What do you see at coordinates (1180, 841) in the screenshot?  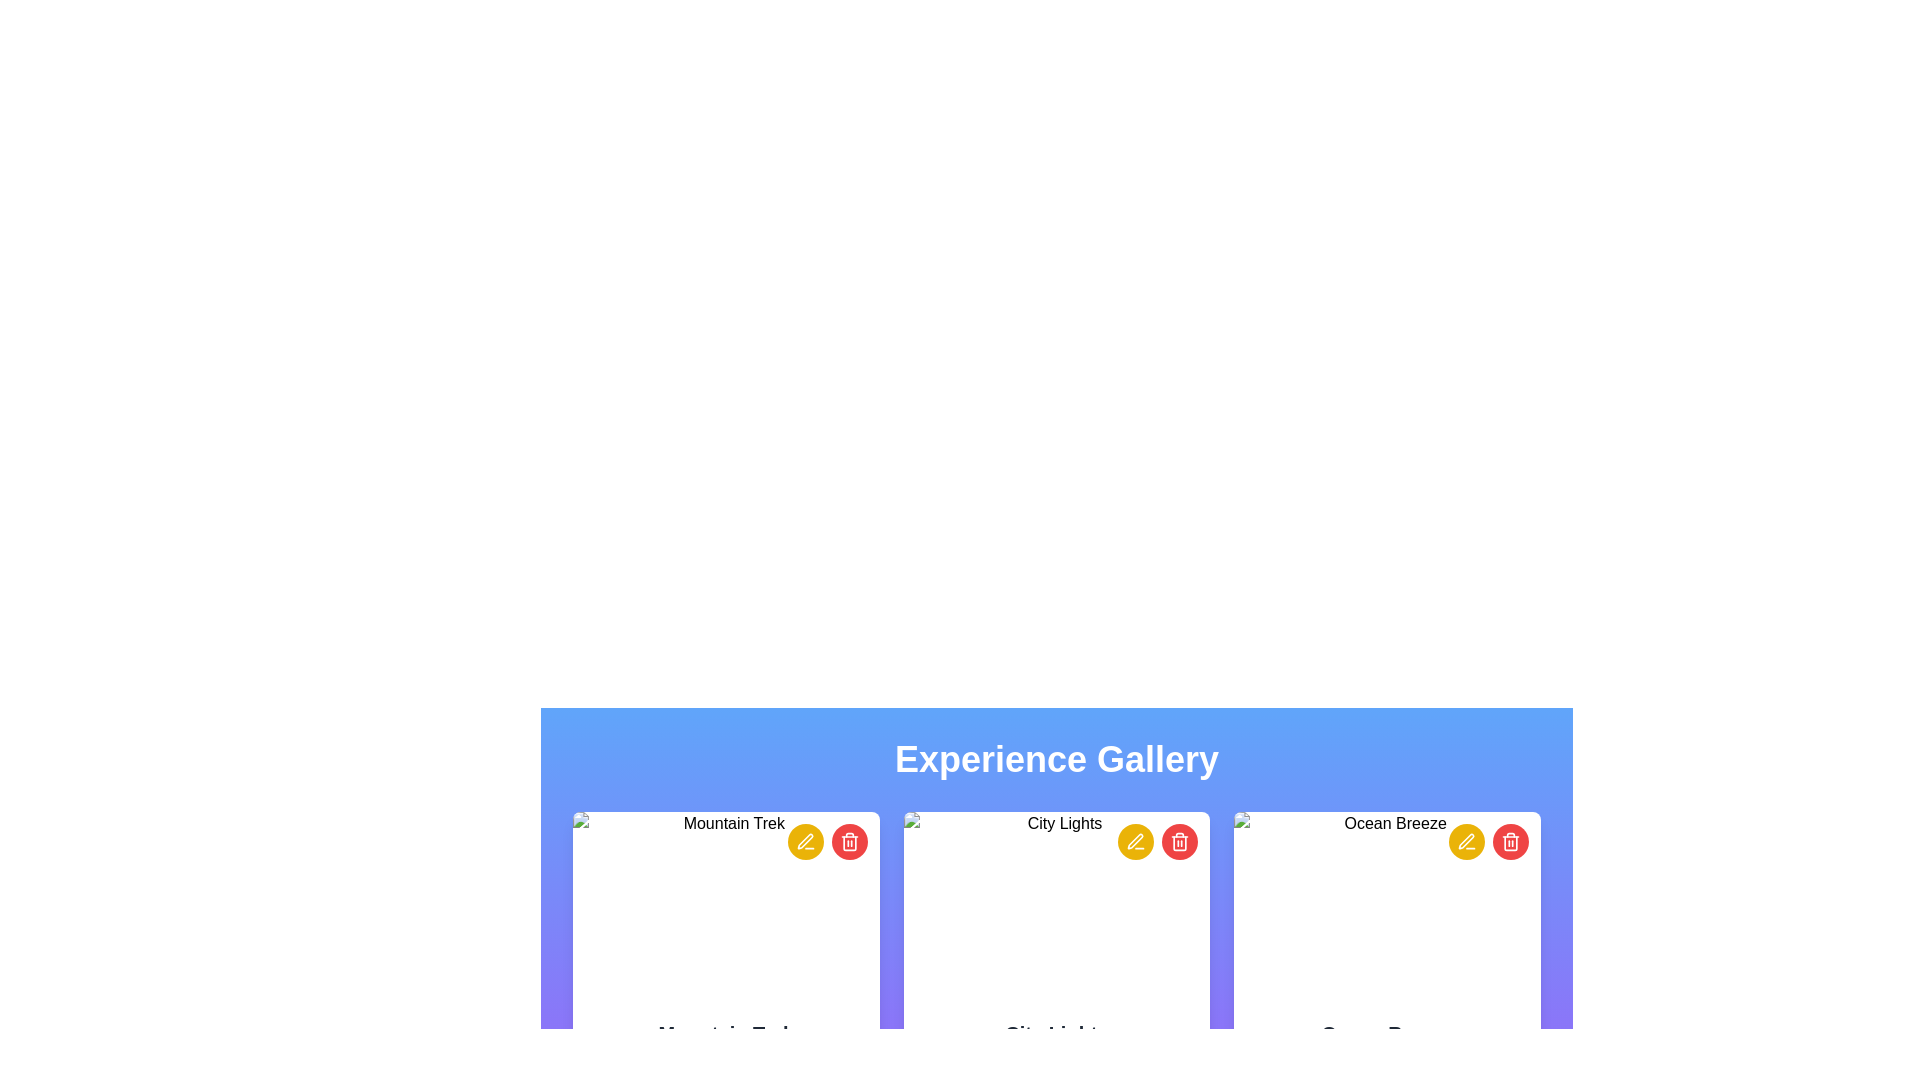 I see `the small circular red button with a trash bin icon located in the top-right corner of the 'City Lights' card to observe any visual response` at bounding box center [1180, 841].